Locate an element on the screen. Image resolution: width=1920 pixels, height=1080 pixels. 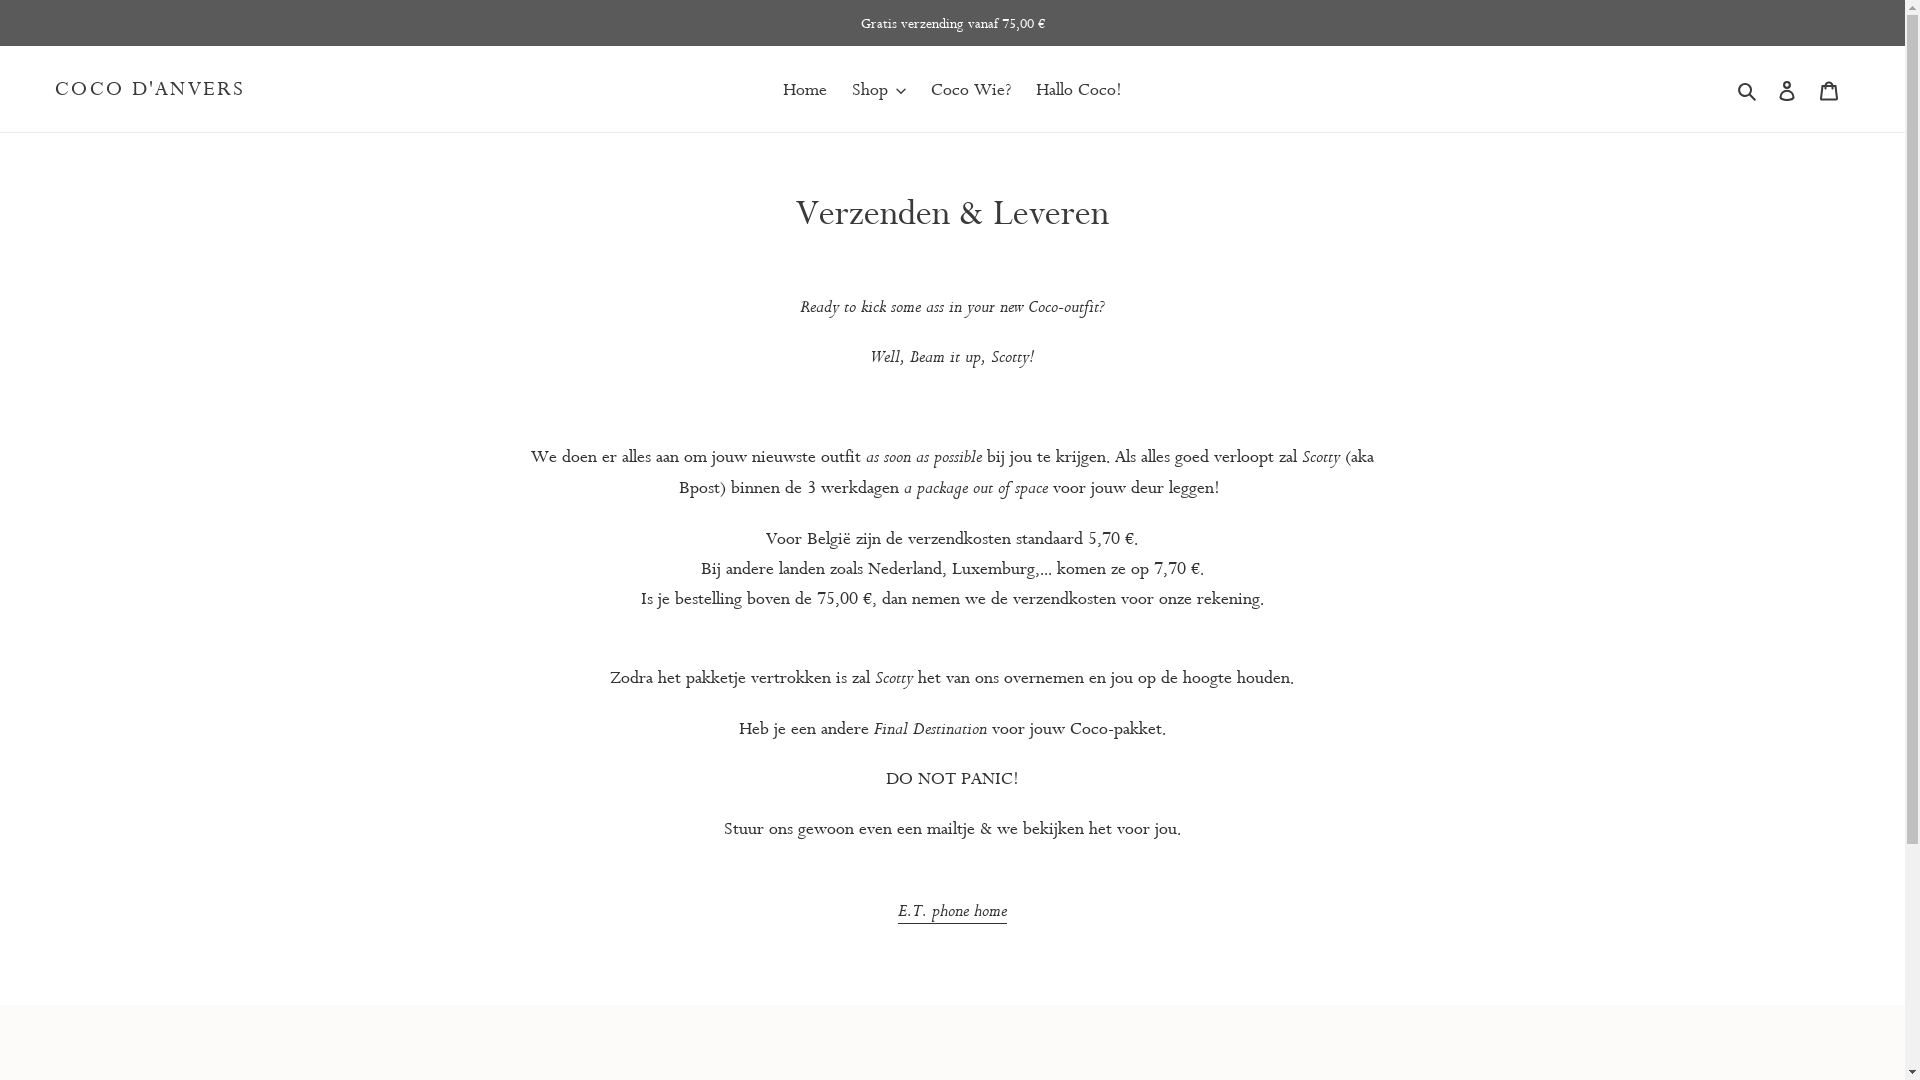
'COCO D'ANVERS' is located at coordinates (54, 87).